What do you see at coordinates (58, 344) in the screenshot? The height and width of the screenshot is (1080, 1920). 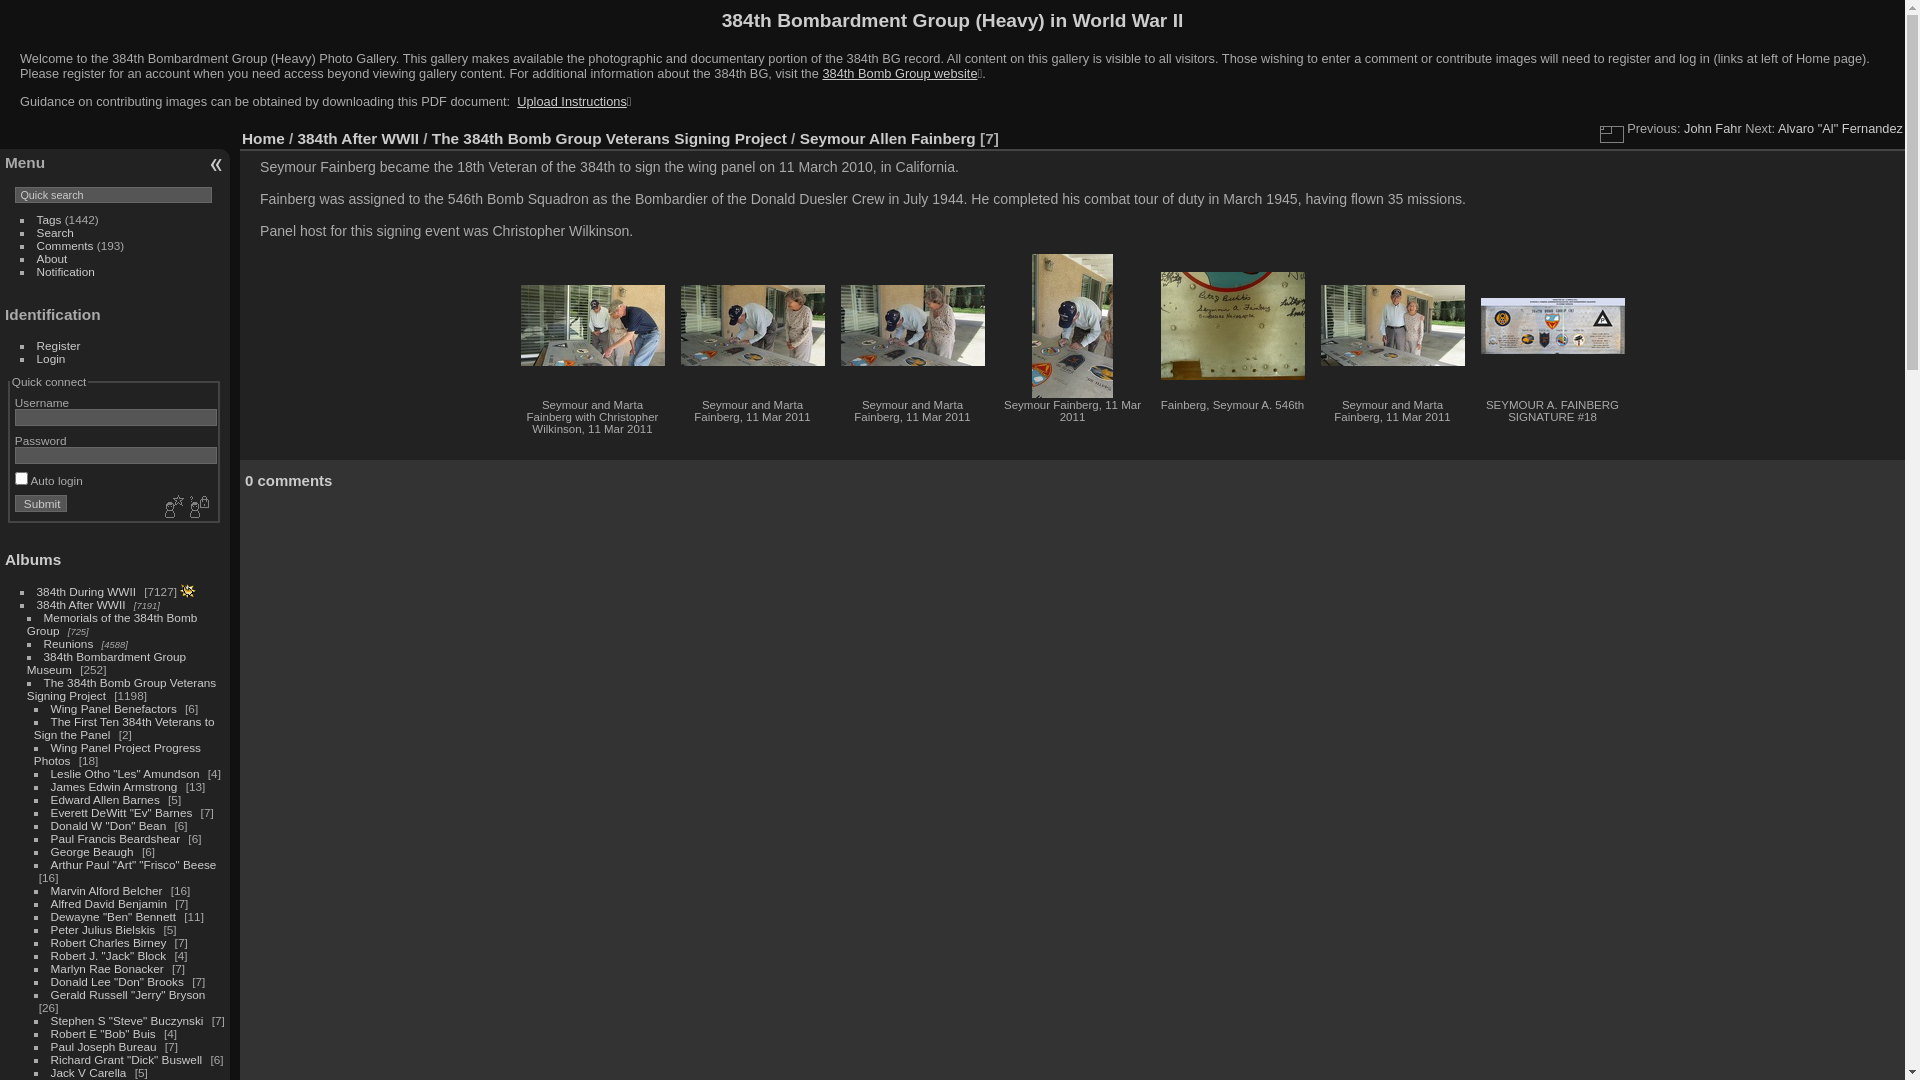 I see `'Register'` at bounding box center [58, 344].